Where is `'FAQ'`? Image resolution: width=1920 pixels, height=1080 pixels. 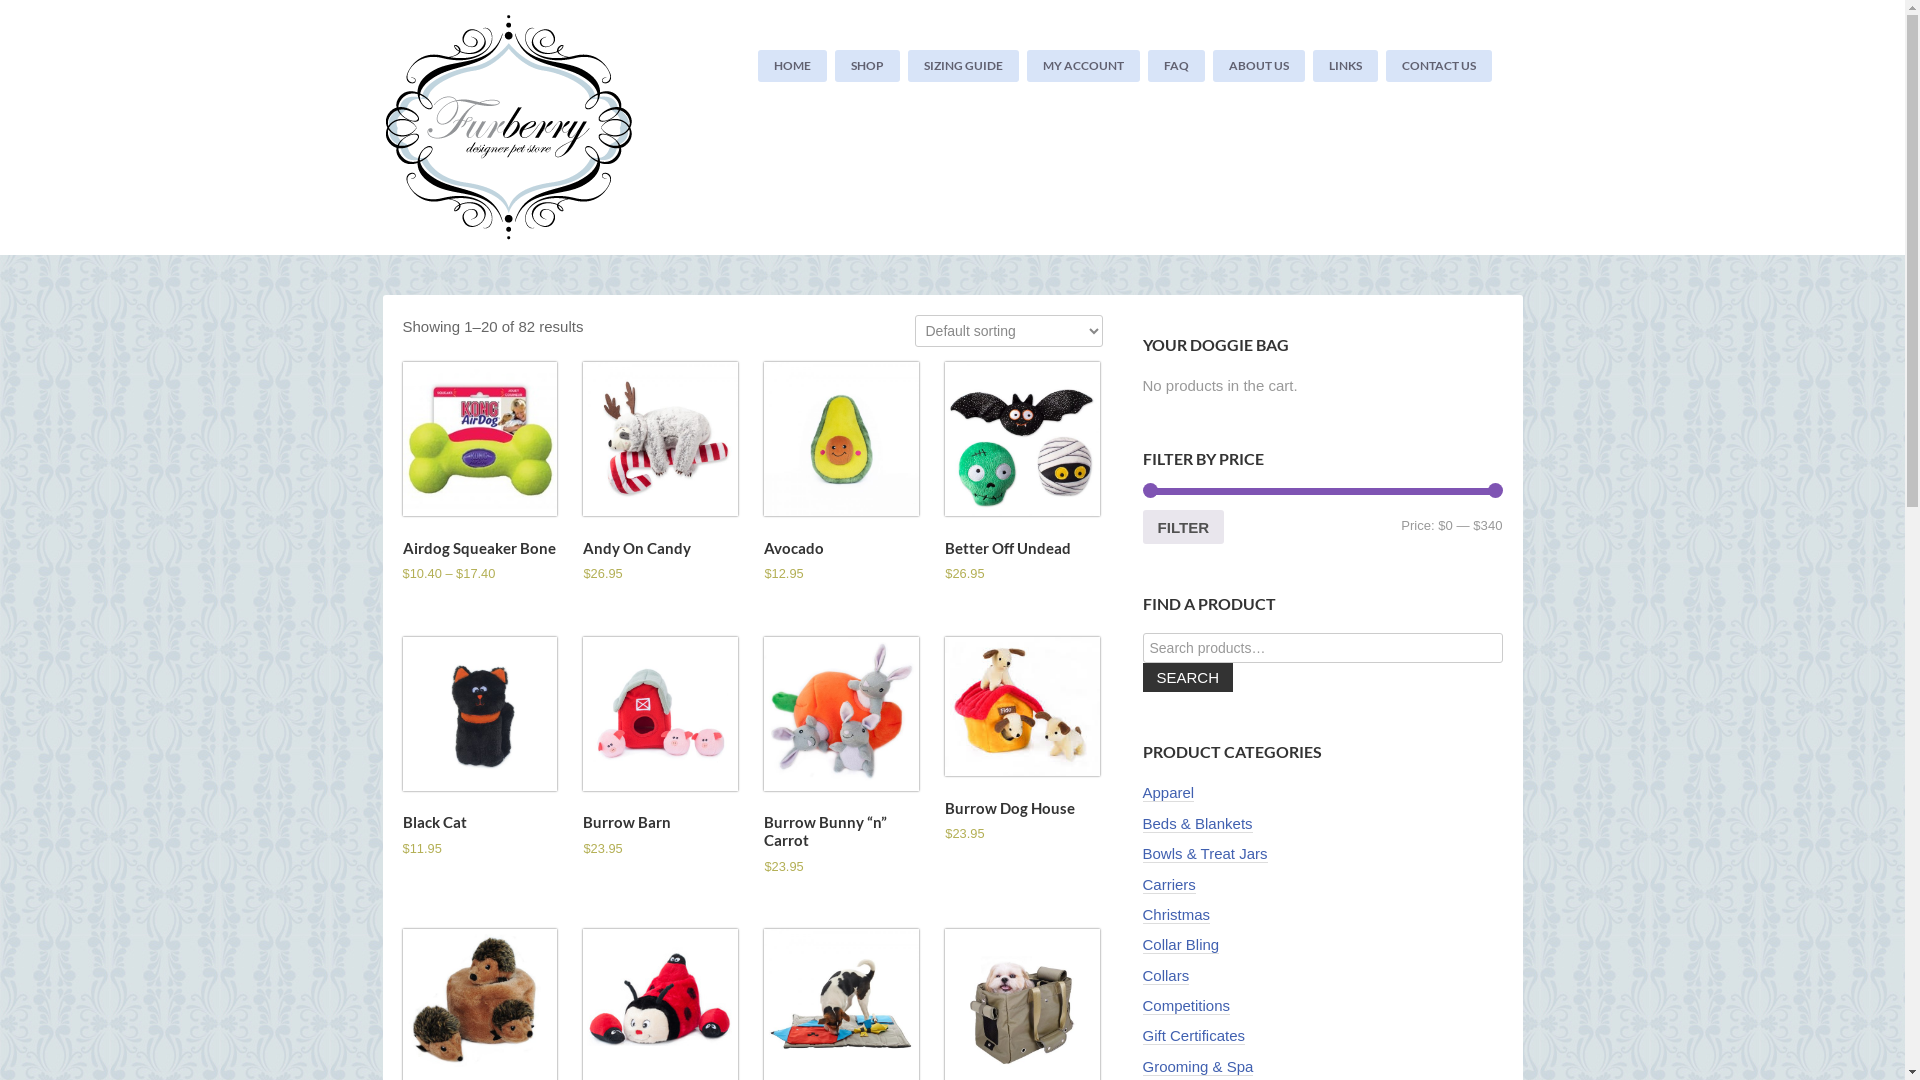 'FAQ' is located at coordinates (1147, 64).